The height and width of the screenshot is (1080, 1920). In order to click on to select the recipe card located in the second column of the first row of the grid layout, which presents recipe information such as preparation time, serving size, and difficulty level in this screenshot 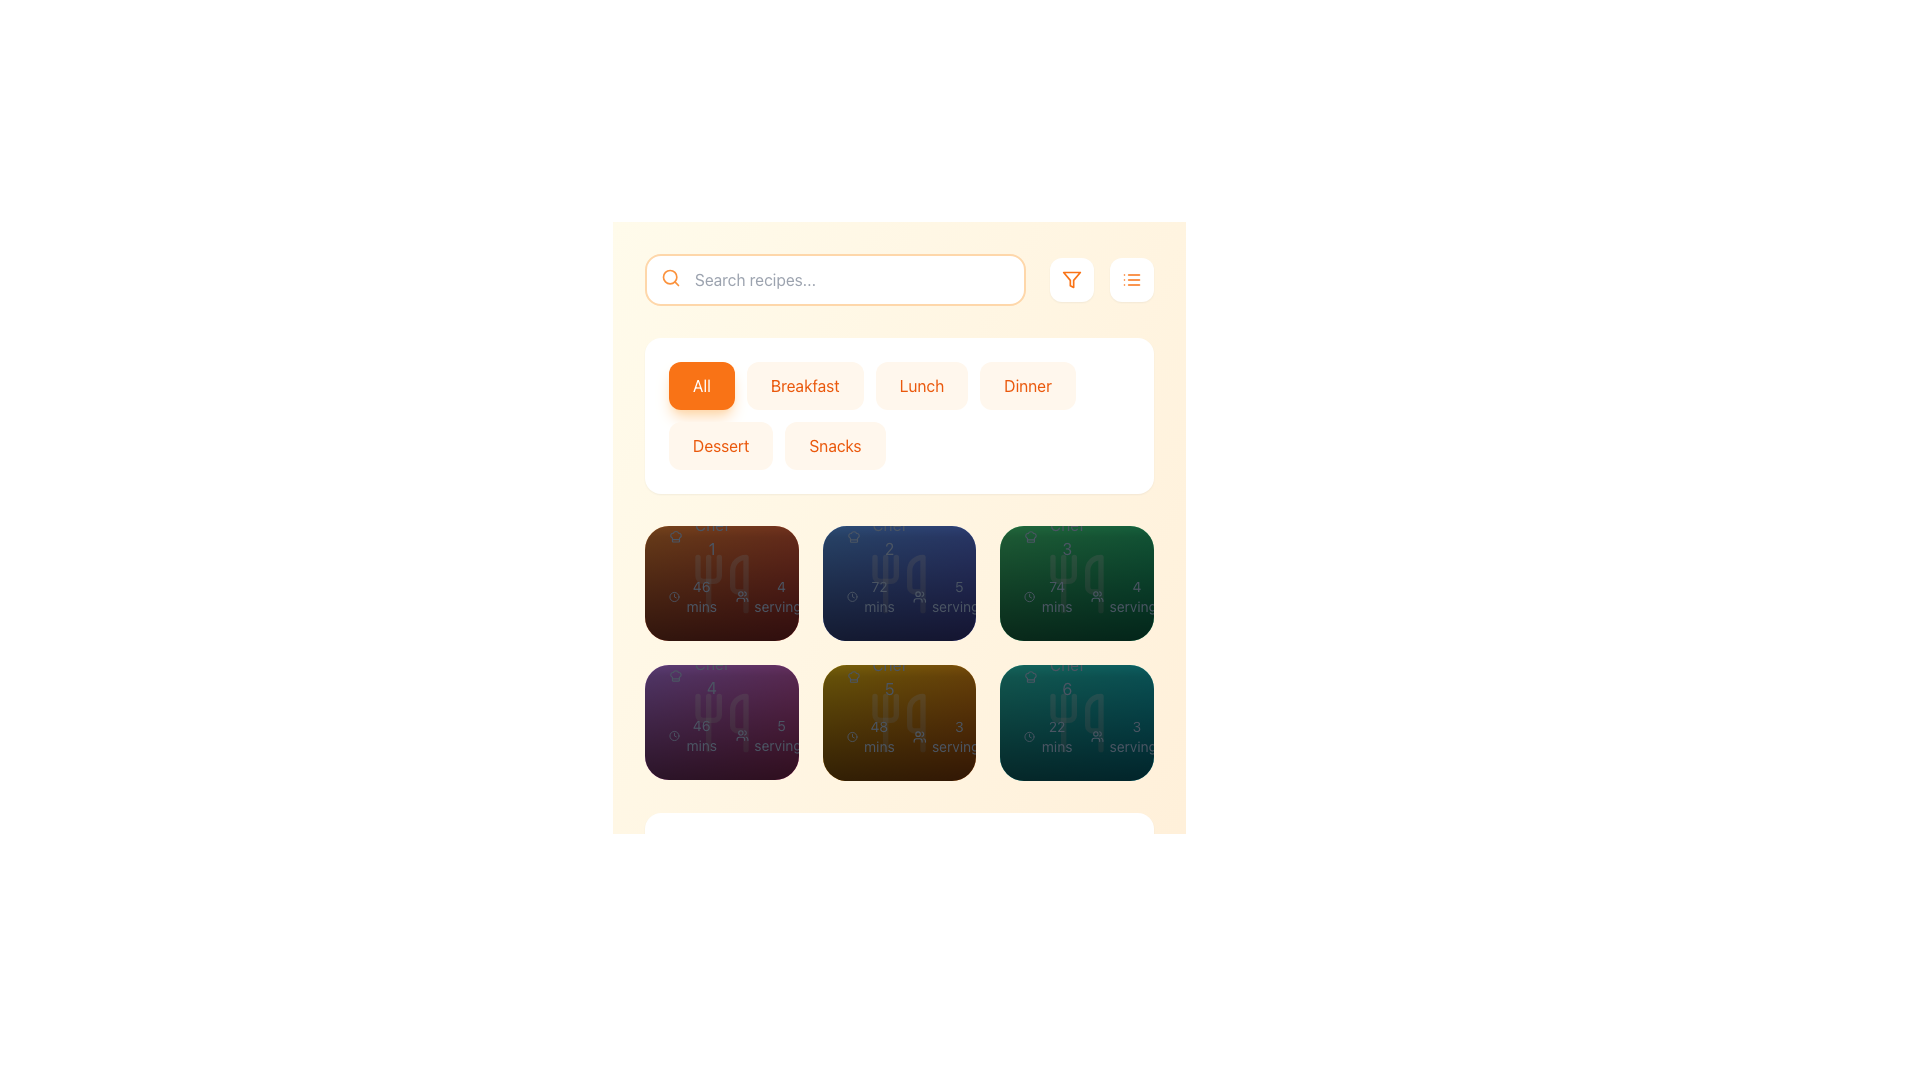, I will do `click(898, 583)`.